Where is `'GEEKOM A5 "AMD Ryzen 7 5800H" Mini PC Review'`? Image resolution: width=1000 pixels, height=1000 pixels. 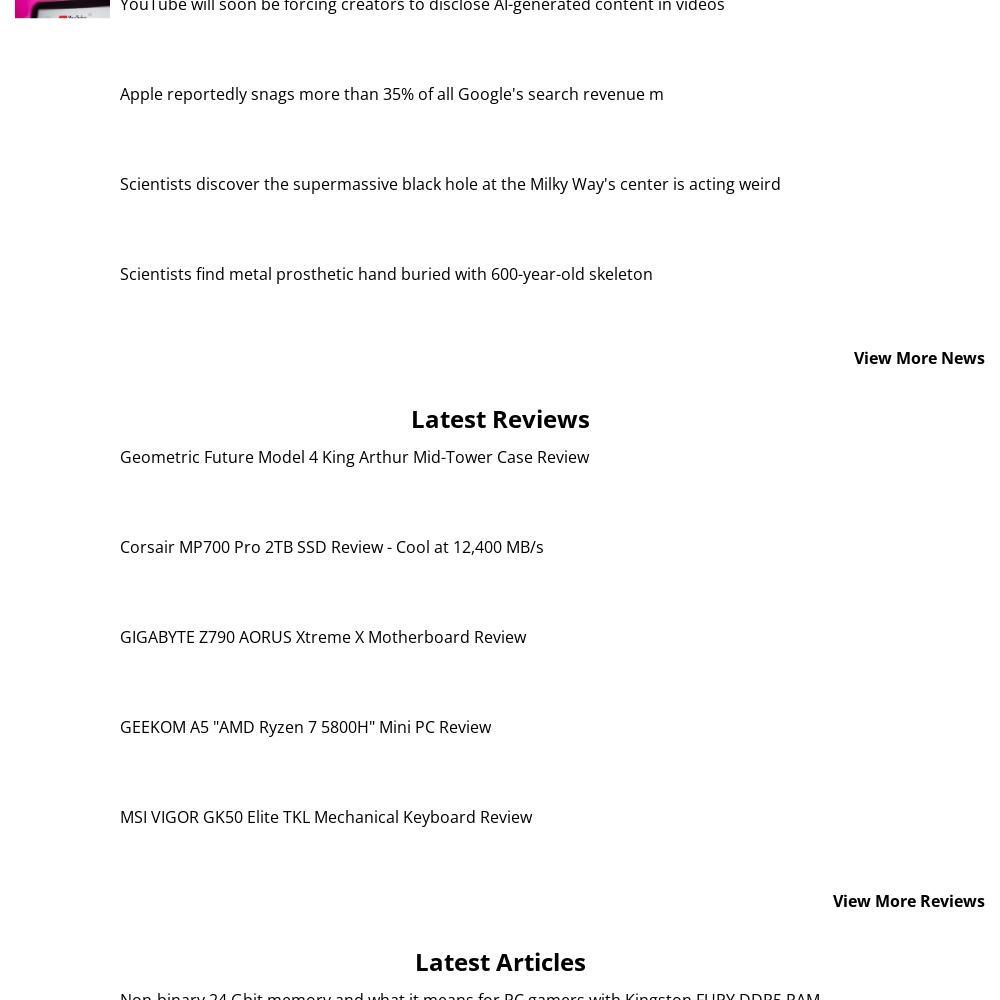 'GEEKOM A5 "AMD Ryzen 7 5800H" Mini PC Review' is located at coordinates (305, 725).